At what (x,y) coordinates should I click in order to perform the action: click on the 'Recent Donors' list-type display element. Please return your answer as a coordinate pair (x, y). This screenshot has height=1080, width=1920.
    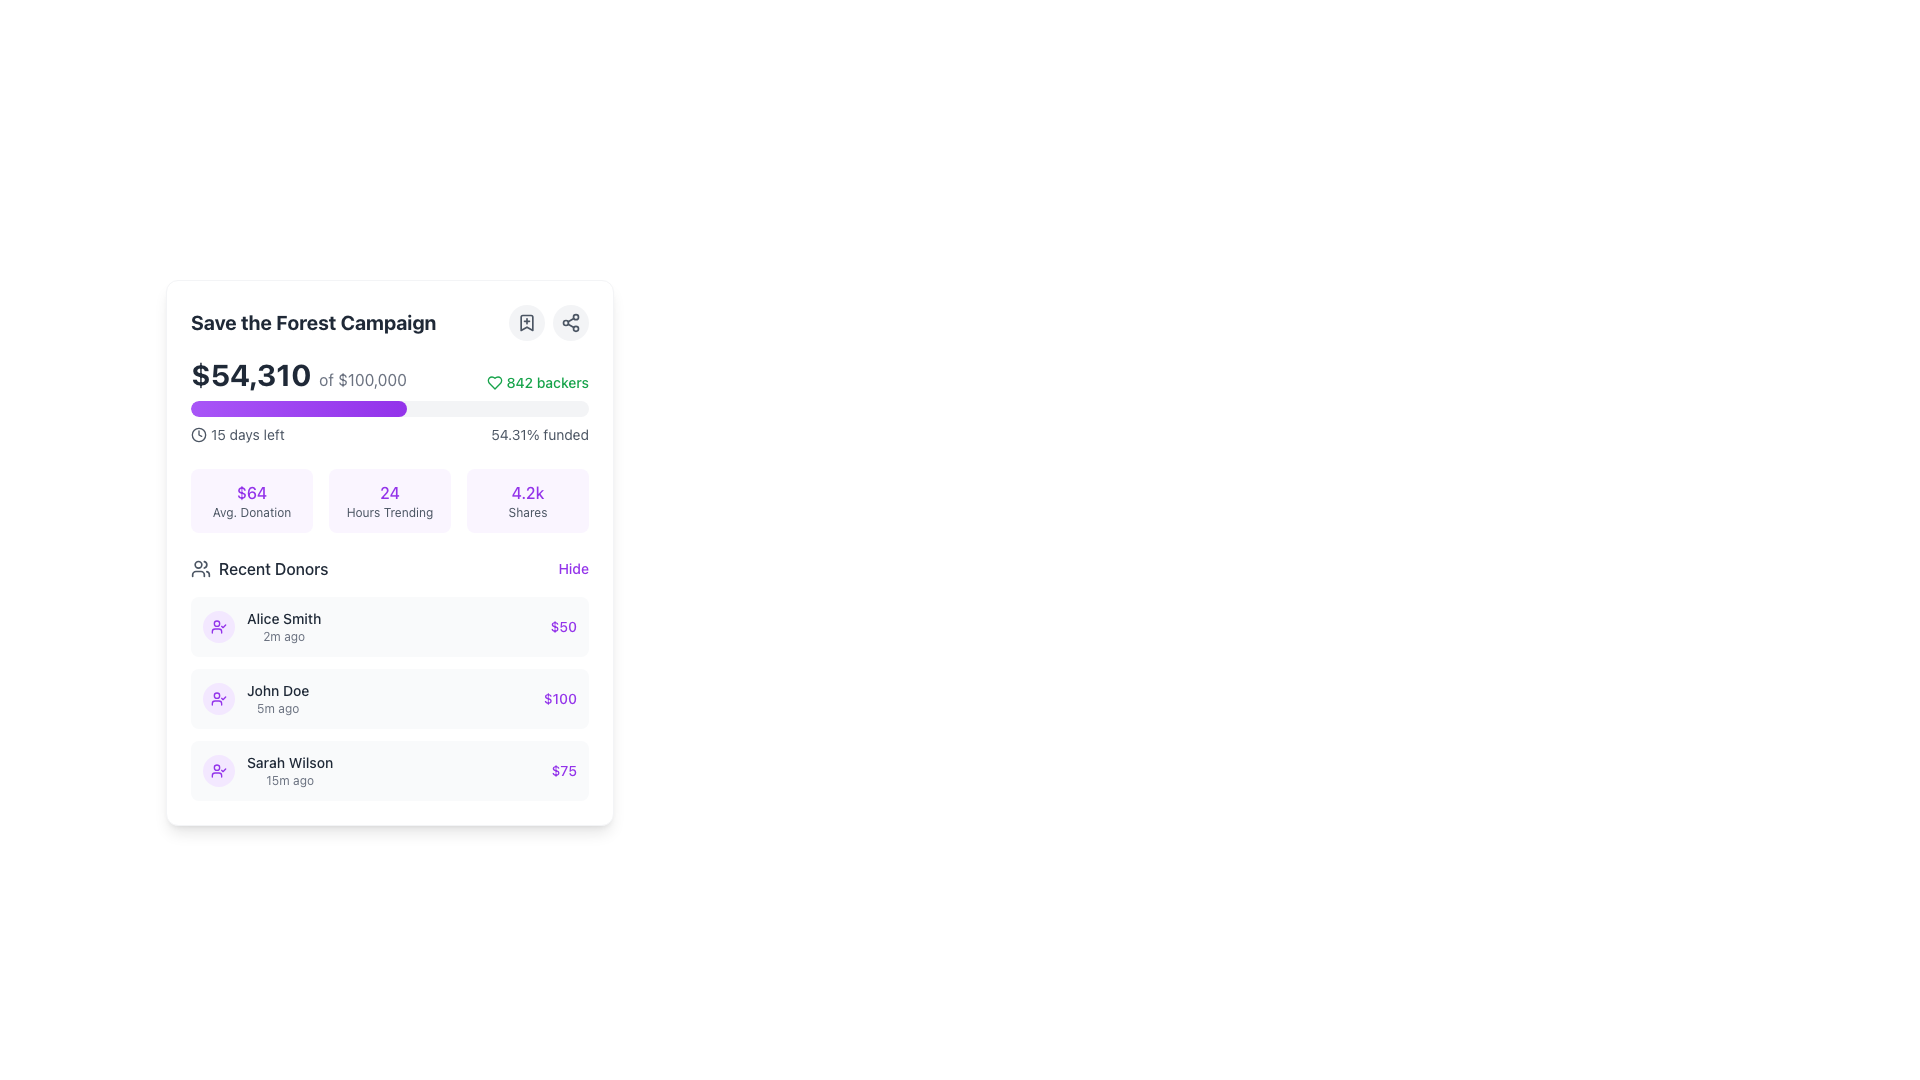
    Looking at the image, I should click on (389, 677).